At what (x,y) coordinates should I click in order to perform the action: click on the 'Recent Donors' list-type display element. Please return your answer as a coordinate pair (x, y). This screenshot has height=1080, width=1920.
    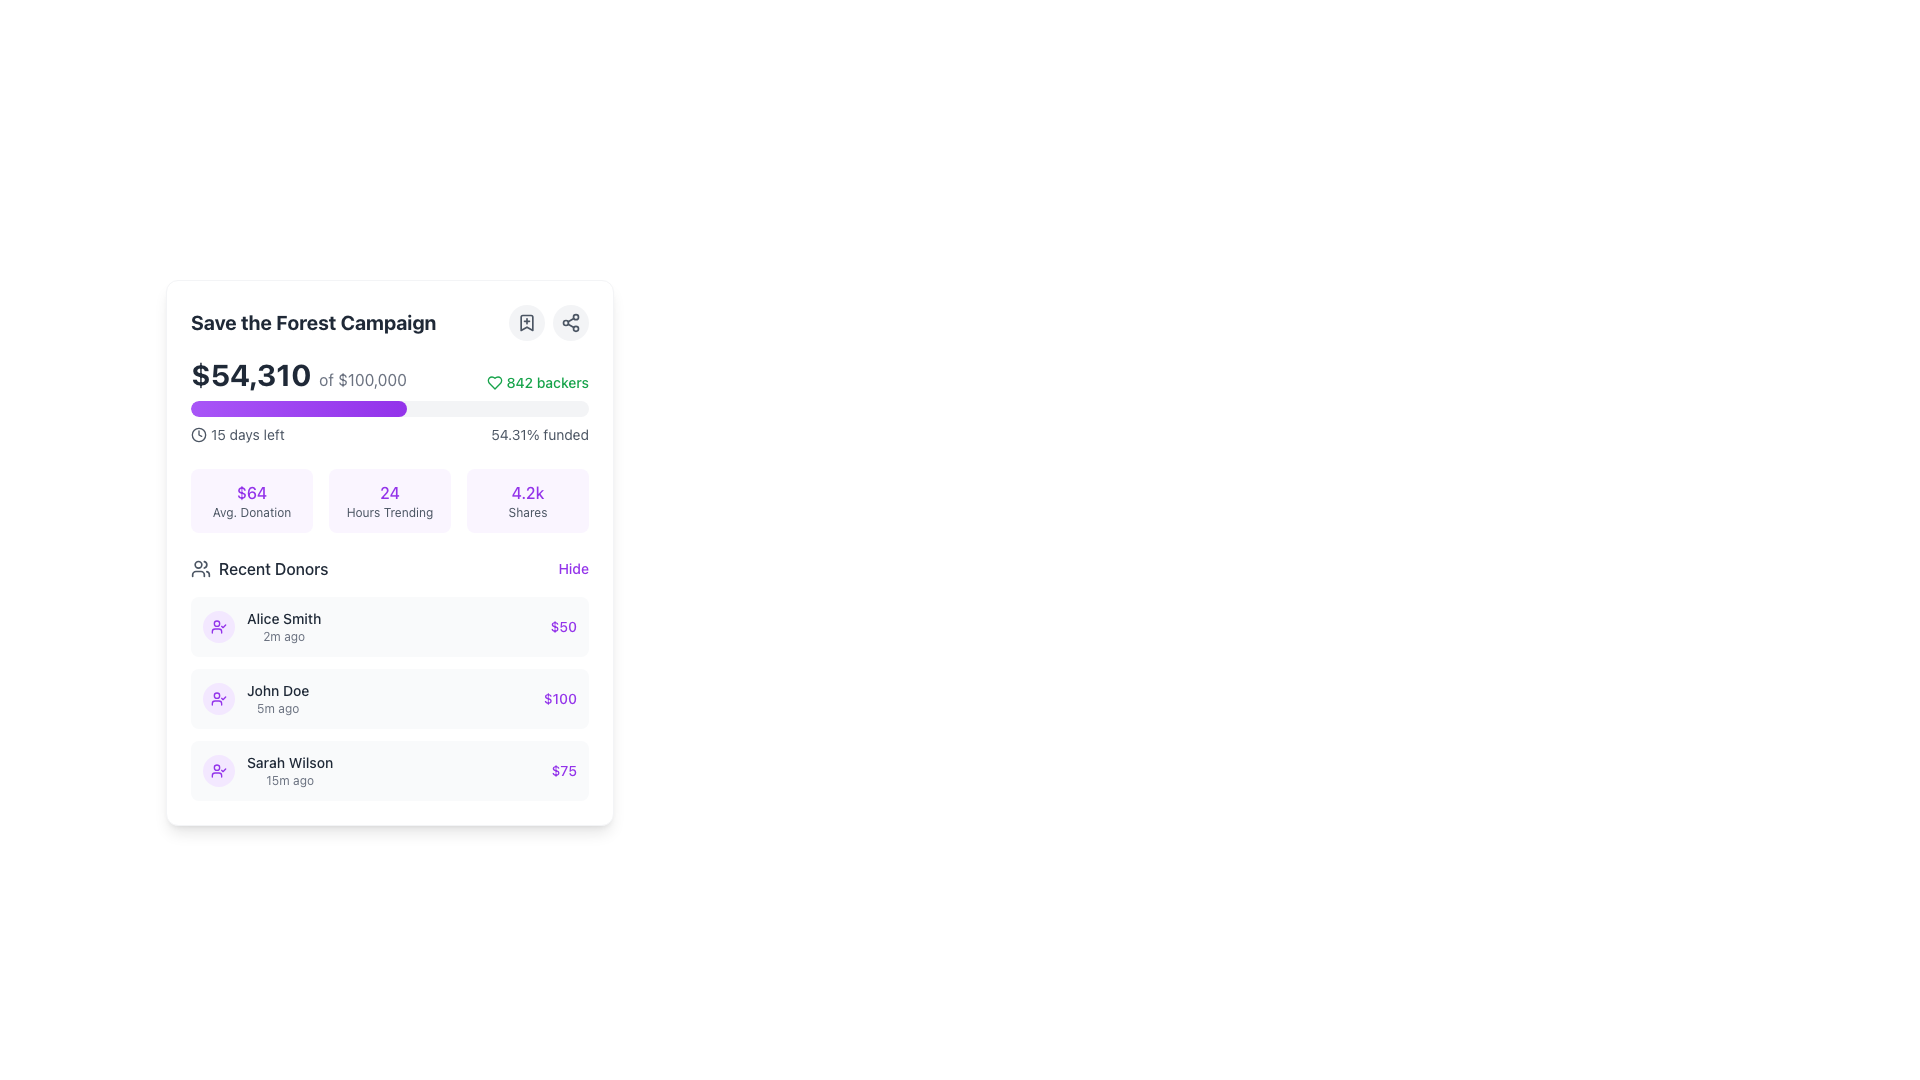
    Looking at the image, I should click on (389, 677).